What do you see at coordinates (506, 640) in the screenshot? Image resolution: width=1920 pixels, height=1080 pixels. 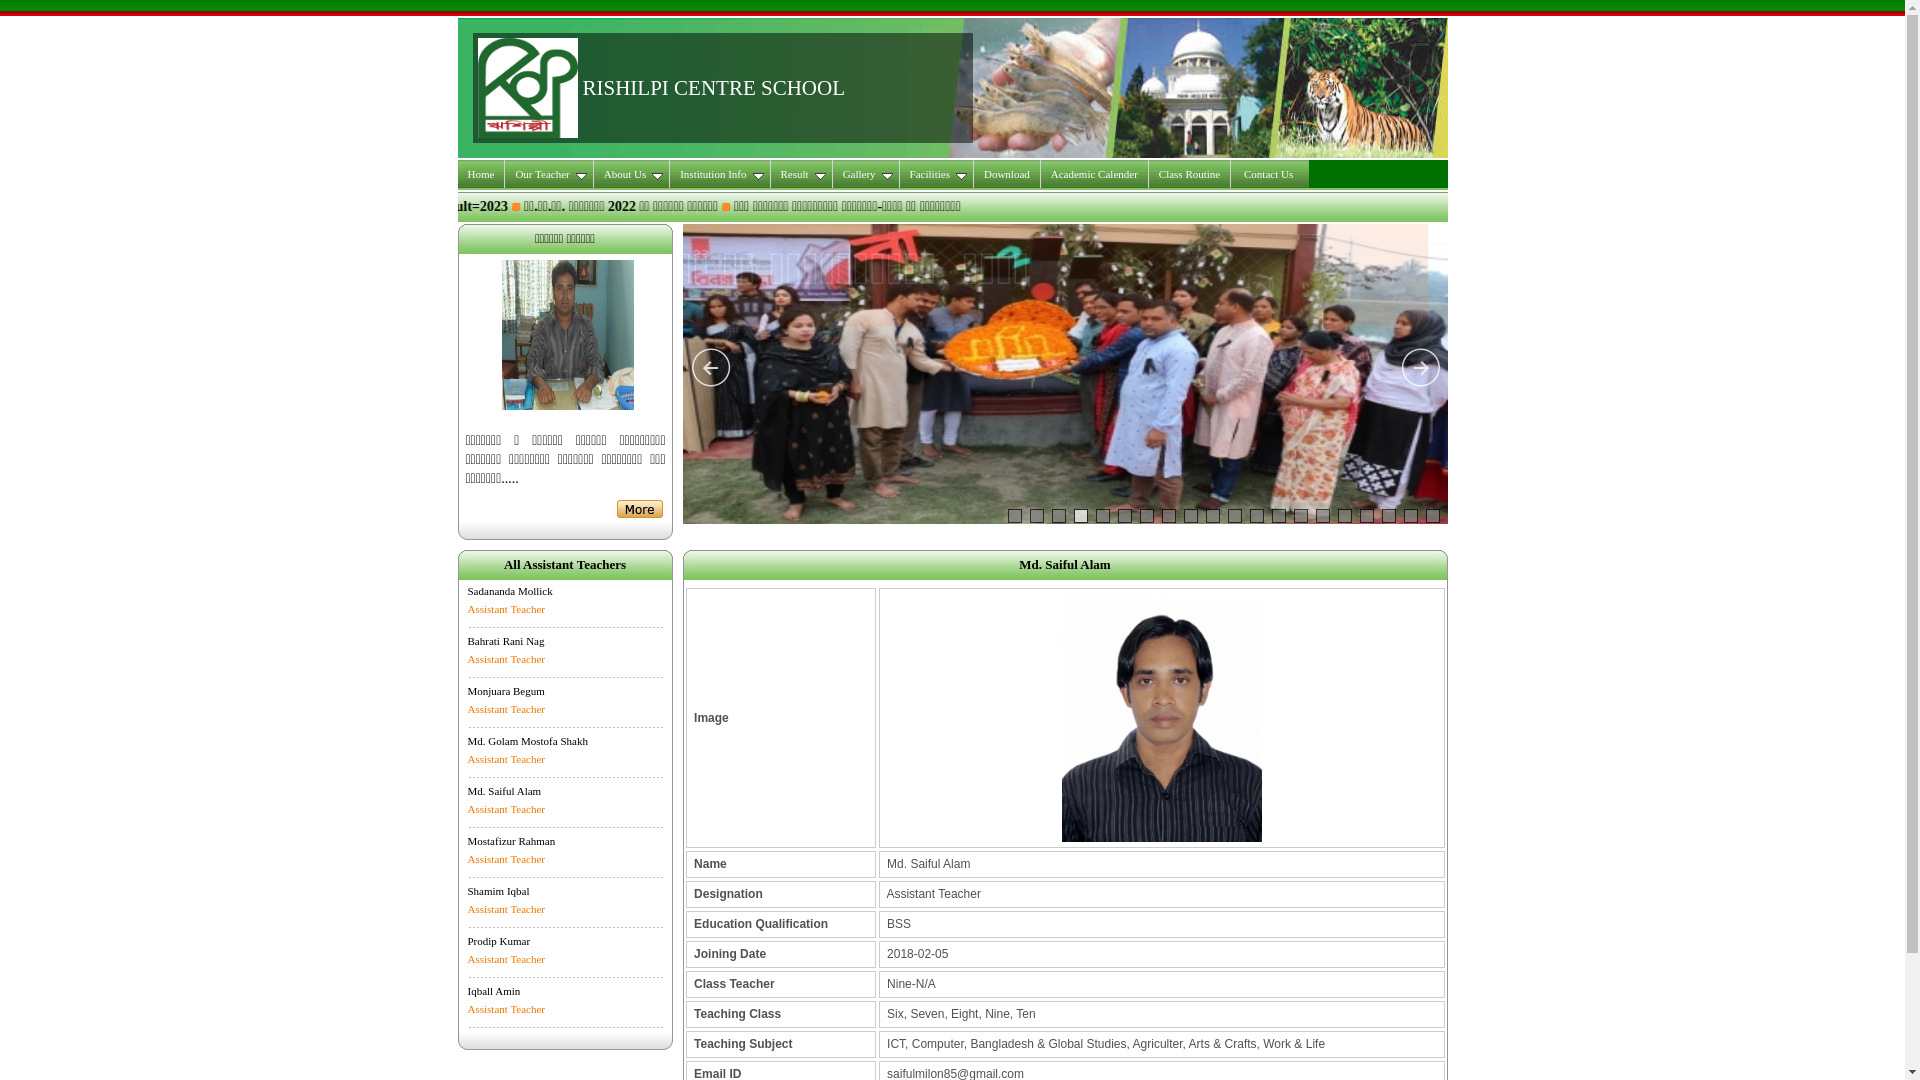 I see `'Bahrati Rani Nag'` at bounding box center [506, 640].